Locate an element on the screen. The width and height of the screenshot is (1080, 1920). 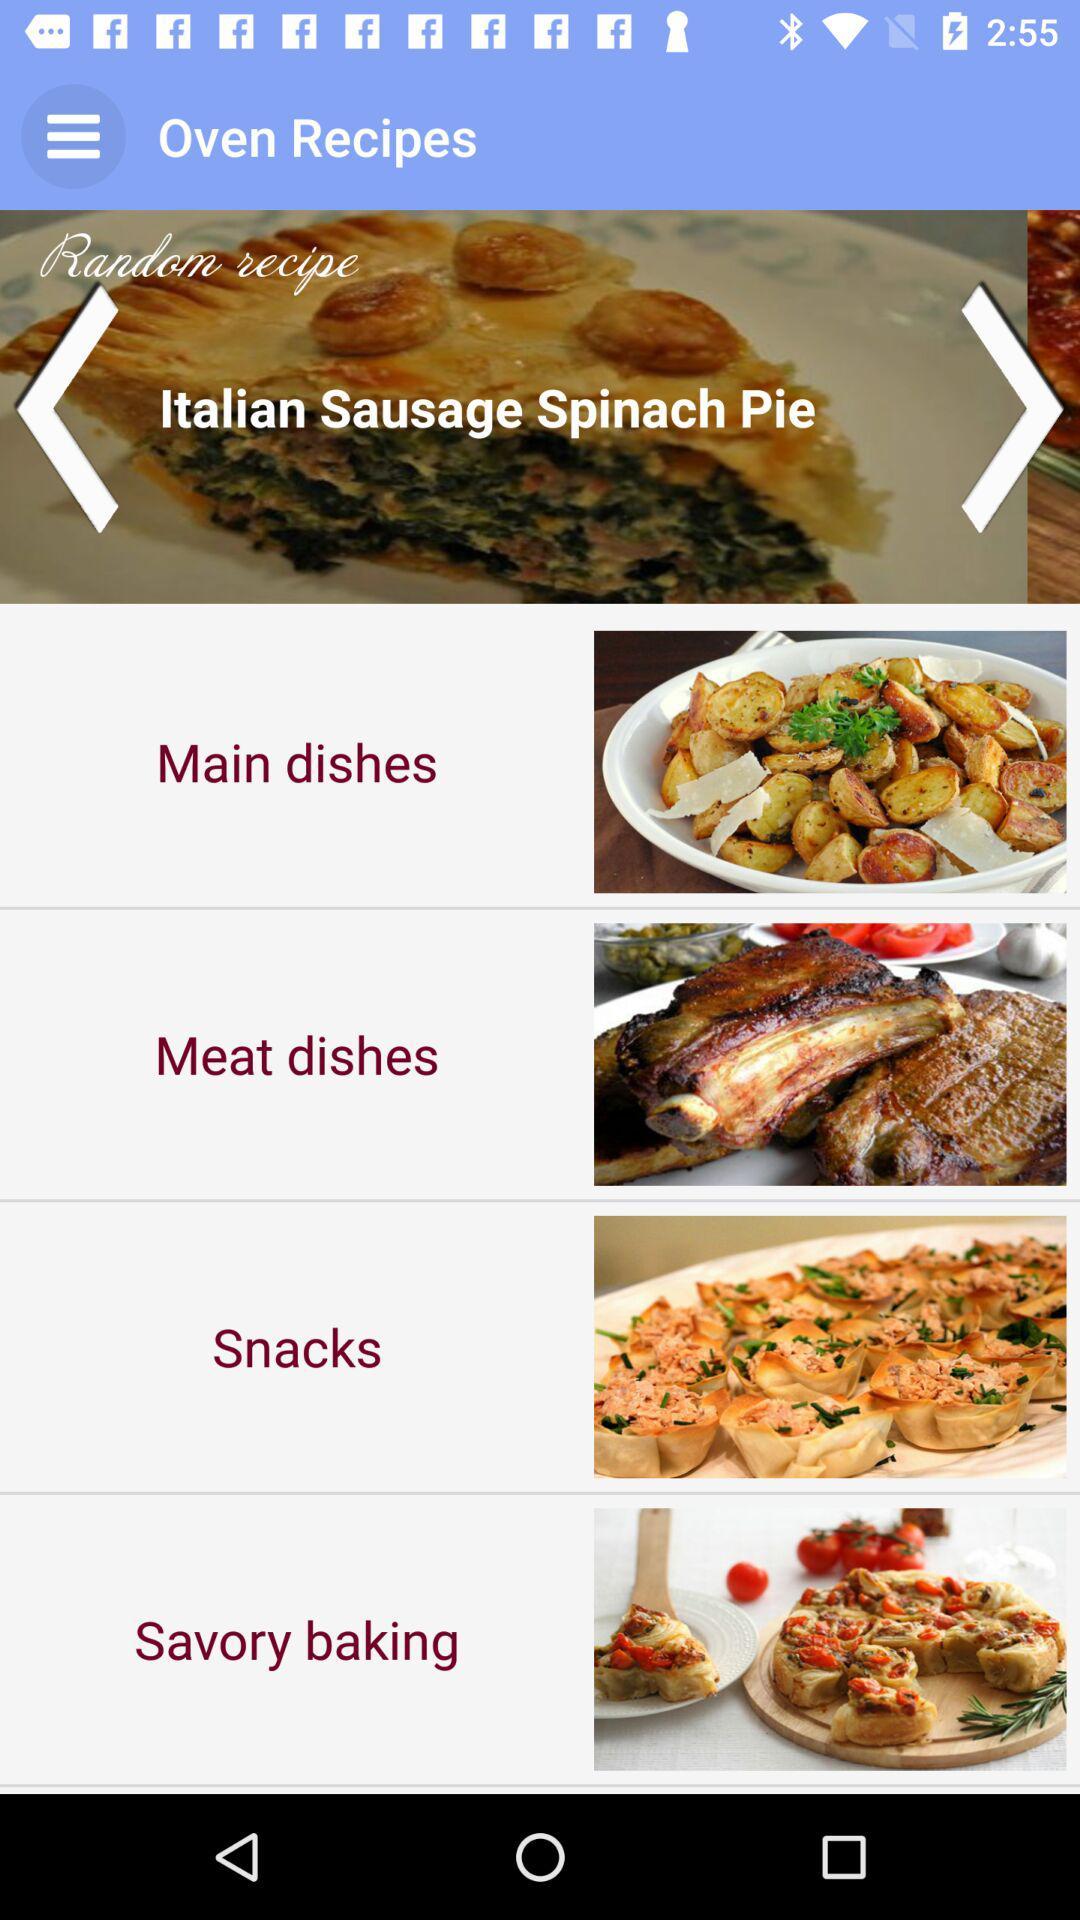
icon below the meat dishes item is located at coordinates (297, 1346).